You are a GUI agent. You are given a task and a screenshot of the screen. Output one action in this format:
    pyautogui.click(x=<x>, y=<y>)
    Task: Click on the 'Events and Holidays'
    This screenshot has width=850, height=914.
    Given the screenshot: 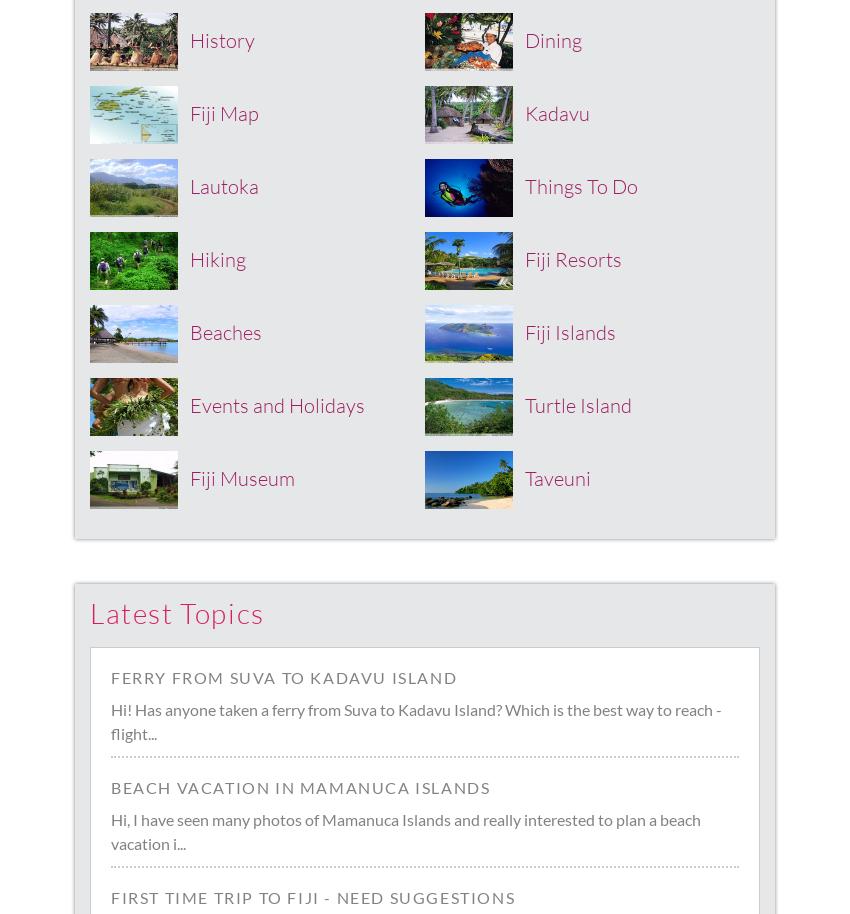 What is the action you would take?
    pyautogui.click(x=276, y=404)
    